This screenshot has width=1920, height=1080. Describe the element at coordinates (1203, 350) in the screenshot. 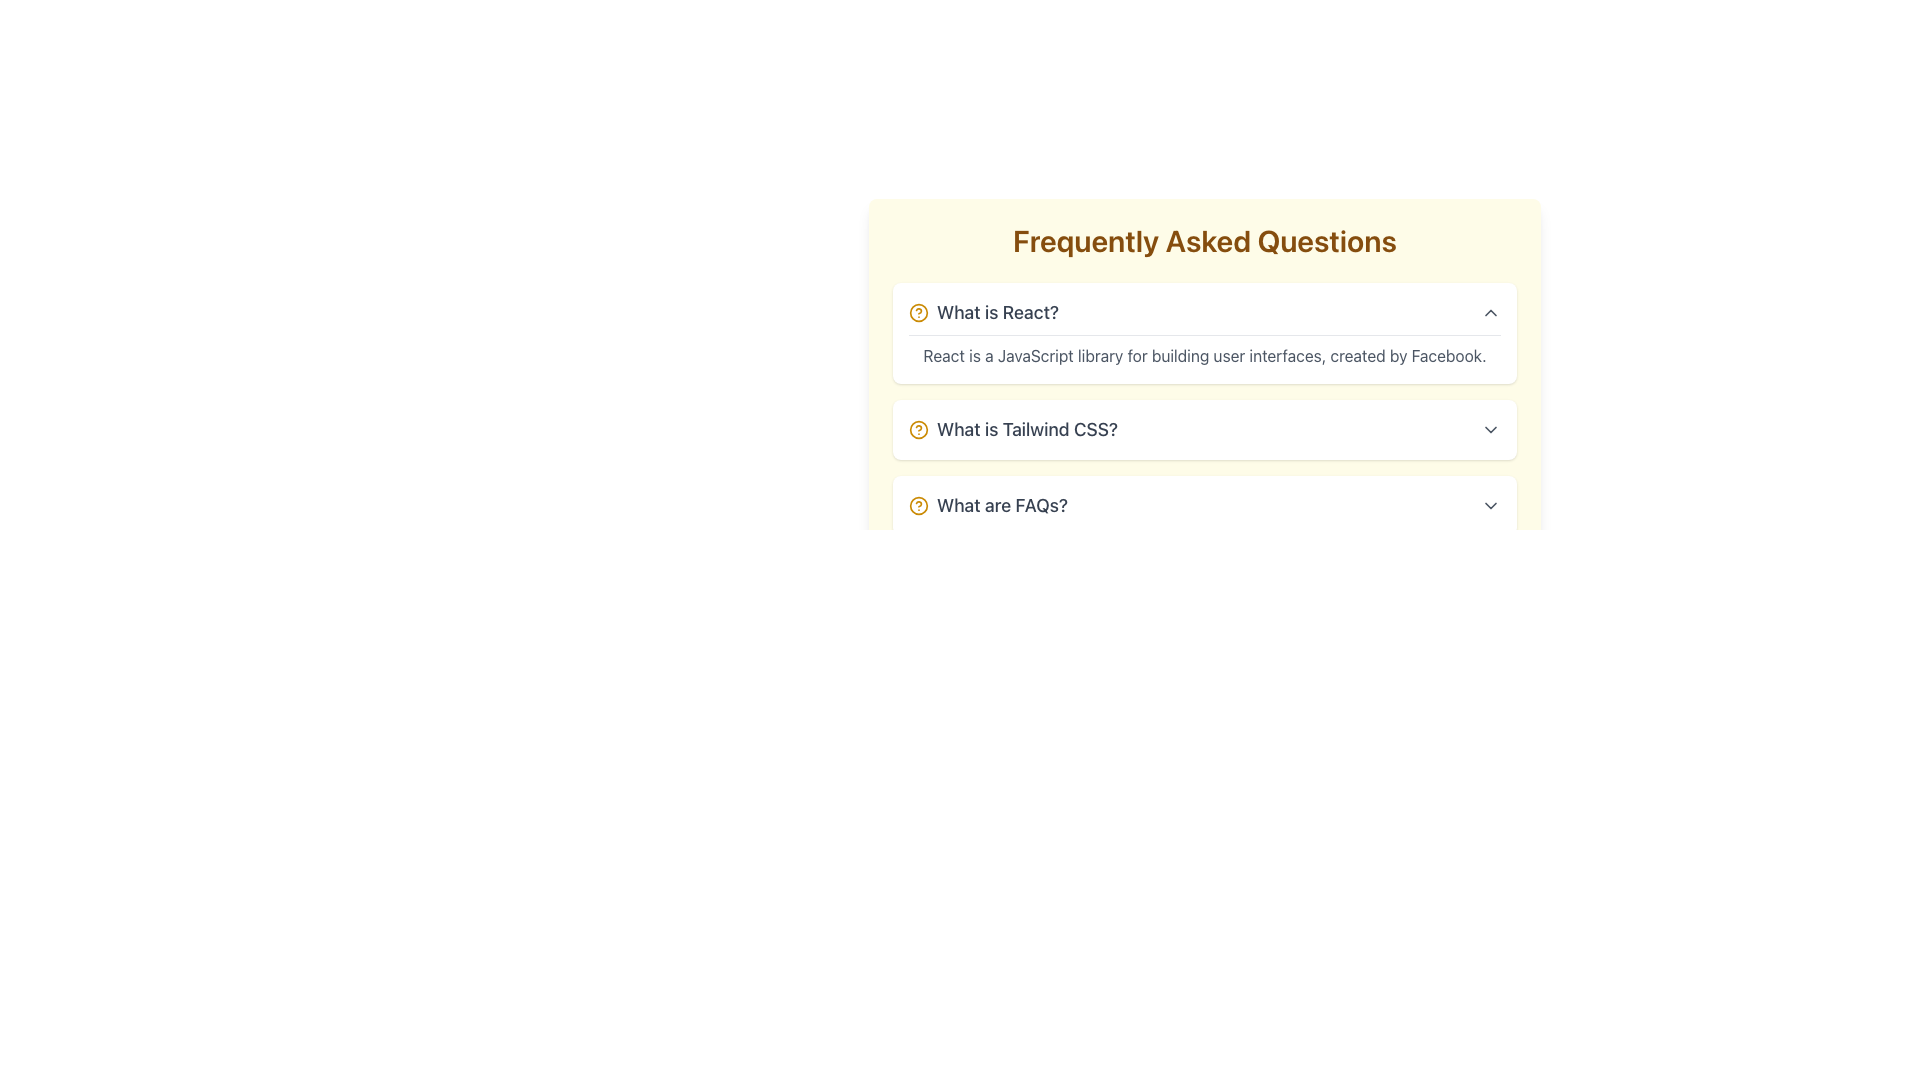

I see `the text element that reads 'React is a JavaScript library for building user interfaces, created by Facebook.' which is styled with gray text and located below the question 'What is React?'` at that location.